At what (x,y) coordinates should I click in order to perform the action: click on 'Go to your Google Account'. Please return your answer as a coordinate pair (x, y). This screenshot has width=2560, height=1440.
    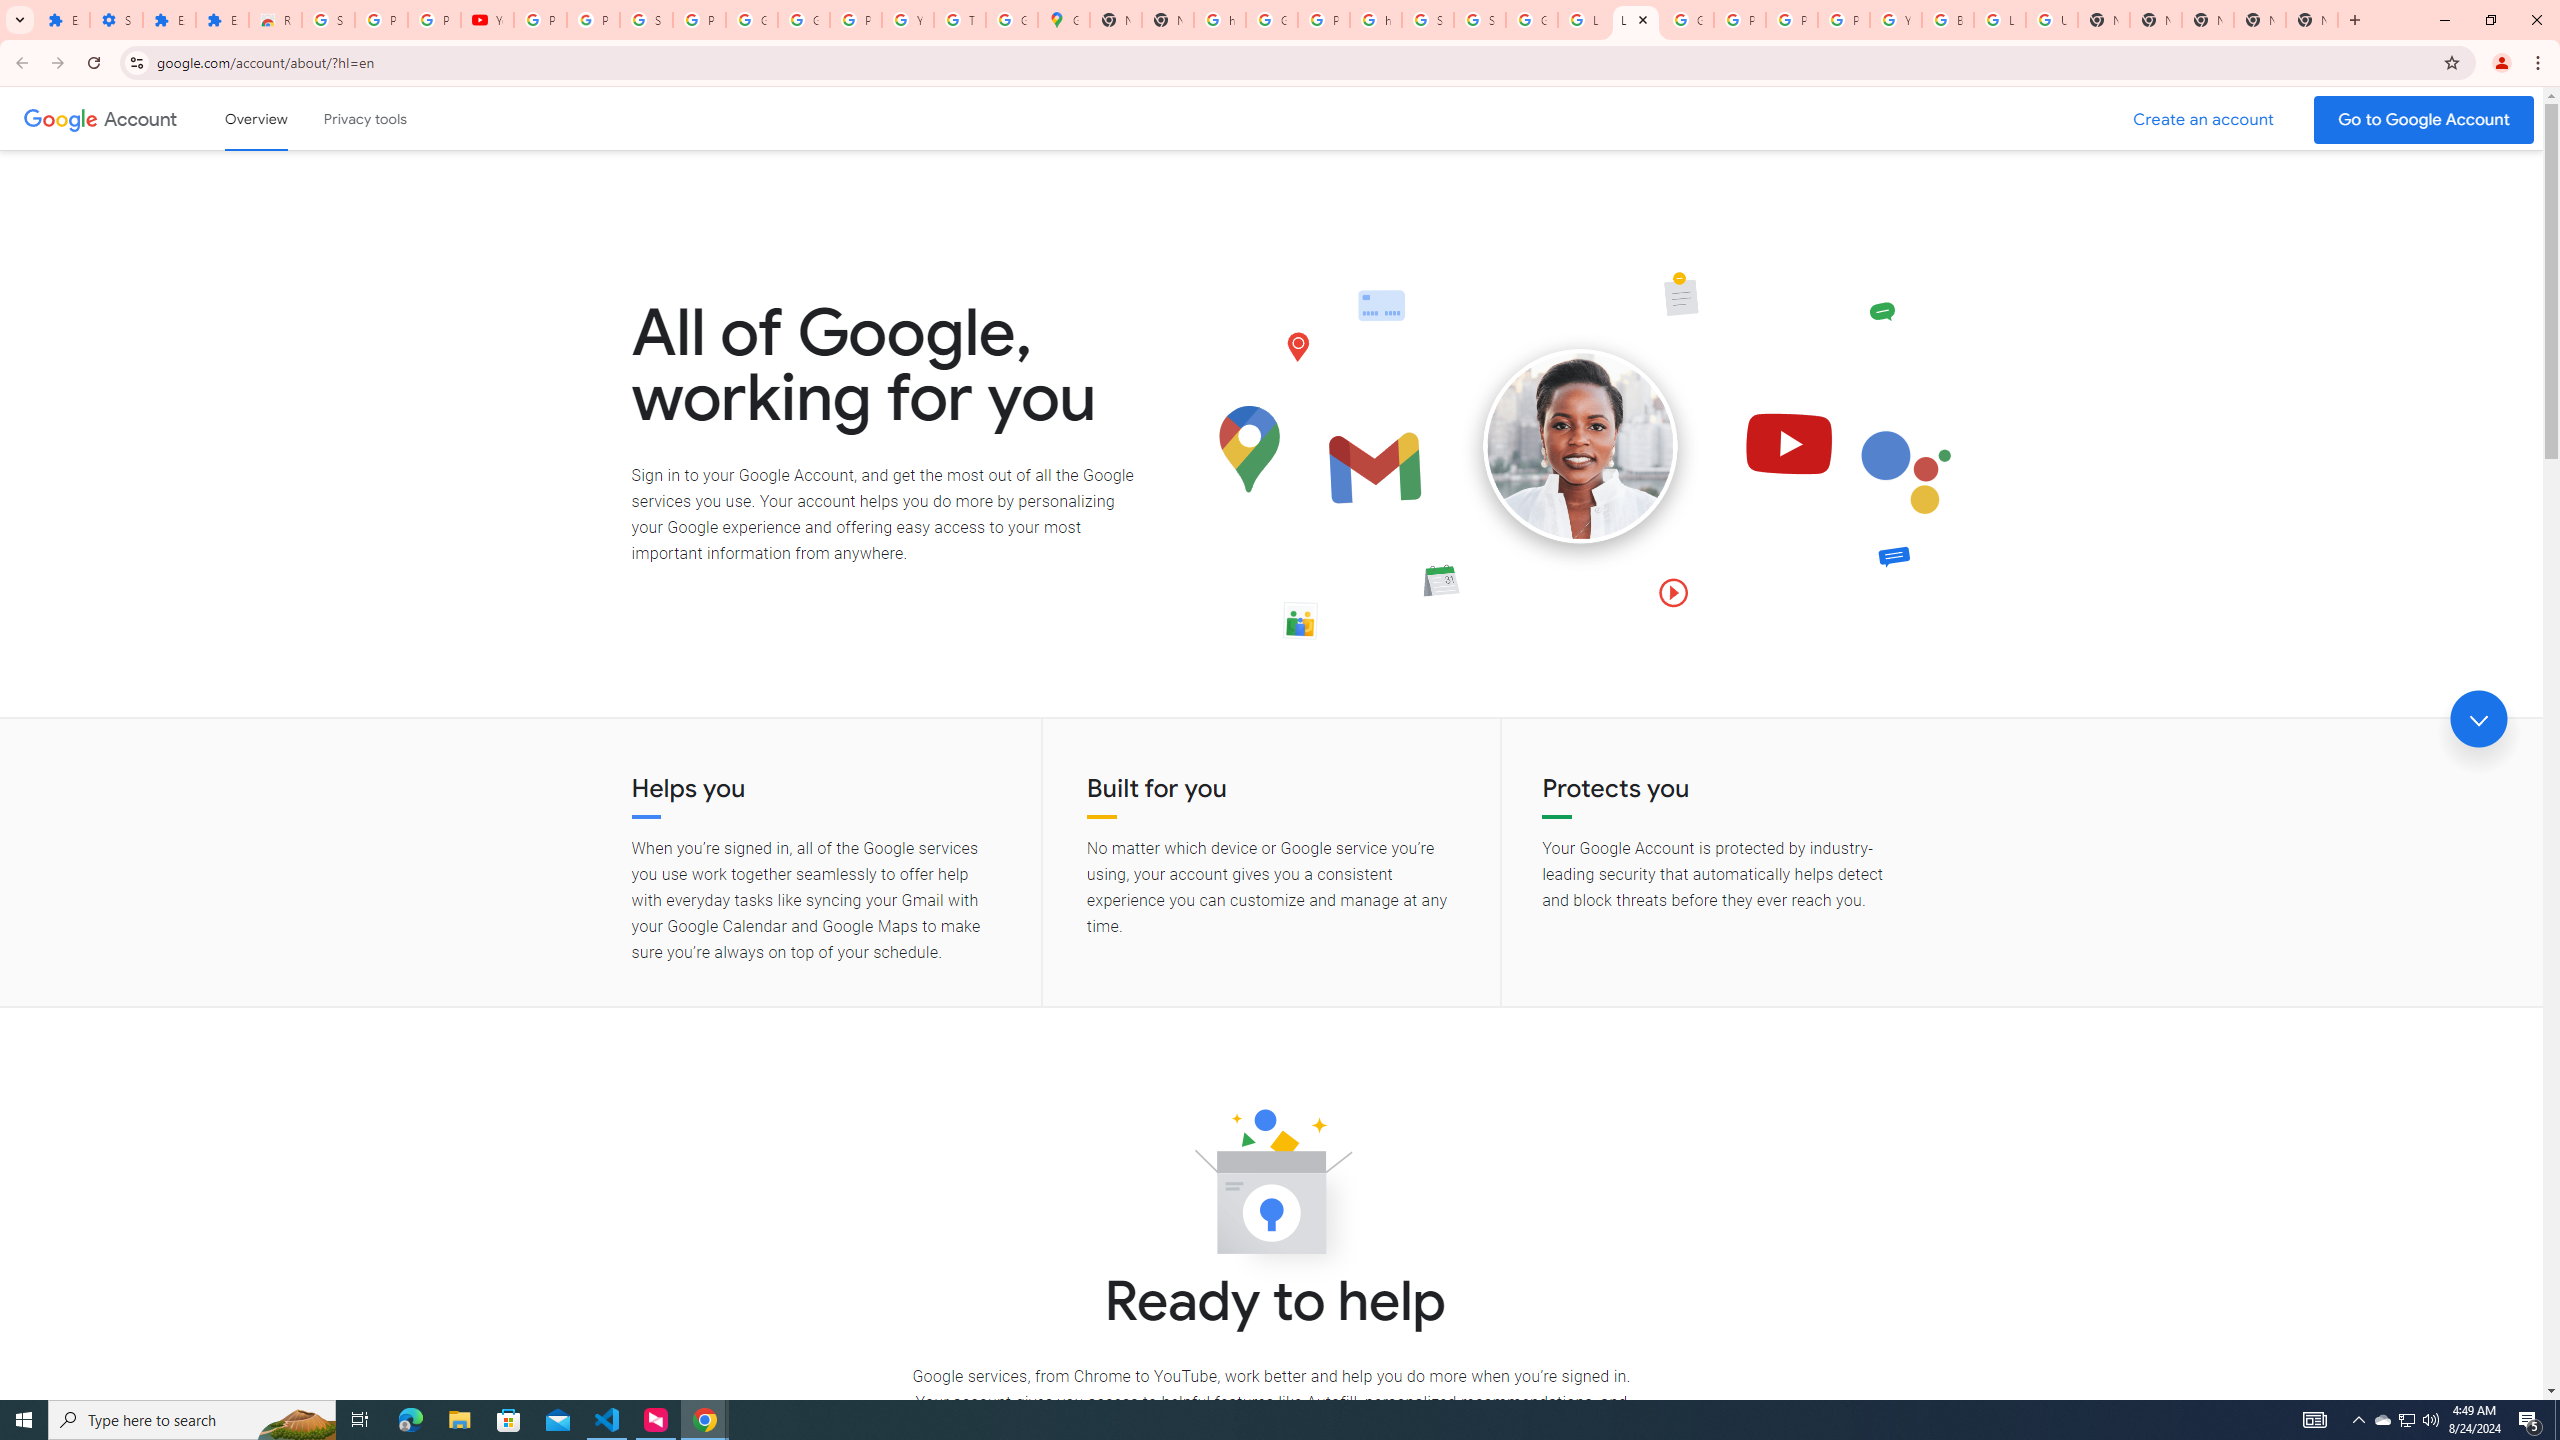
    Looking at the image, I should click on (2424, 119).